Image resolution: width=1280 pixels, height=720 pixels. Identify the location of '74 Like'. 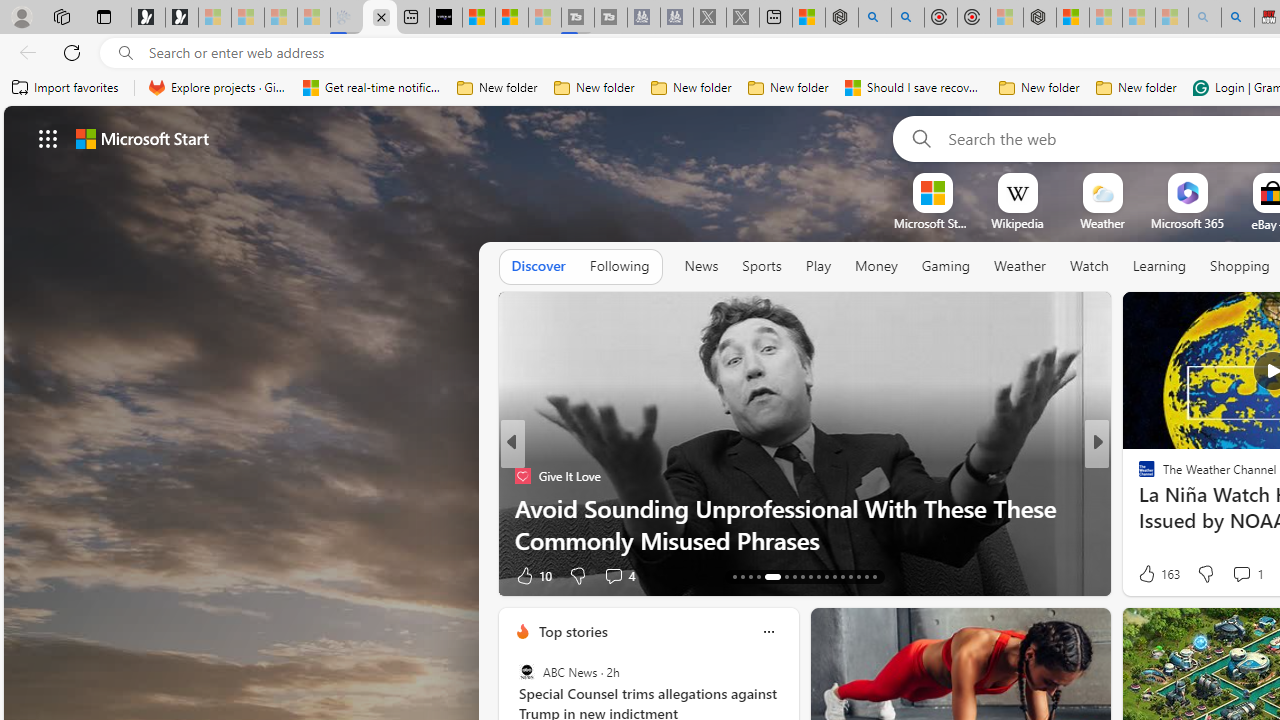
(1149, 575).